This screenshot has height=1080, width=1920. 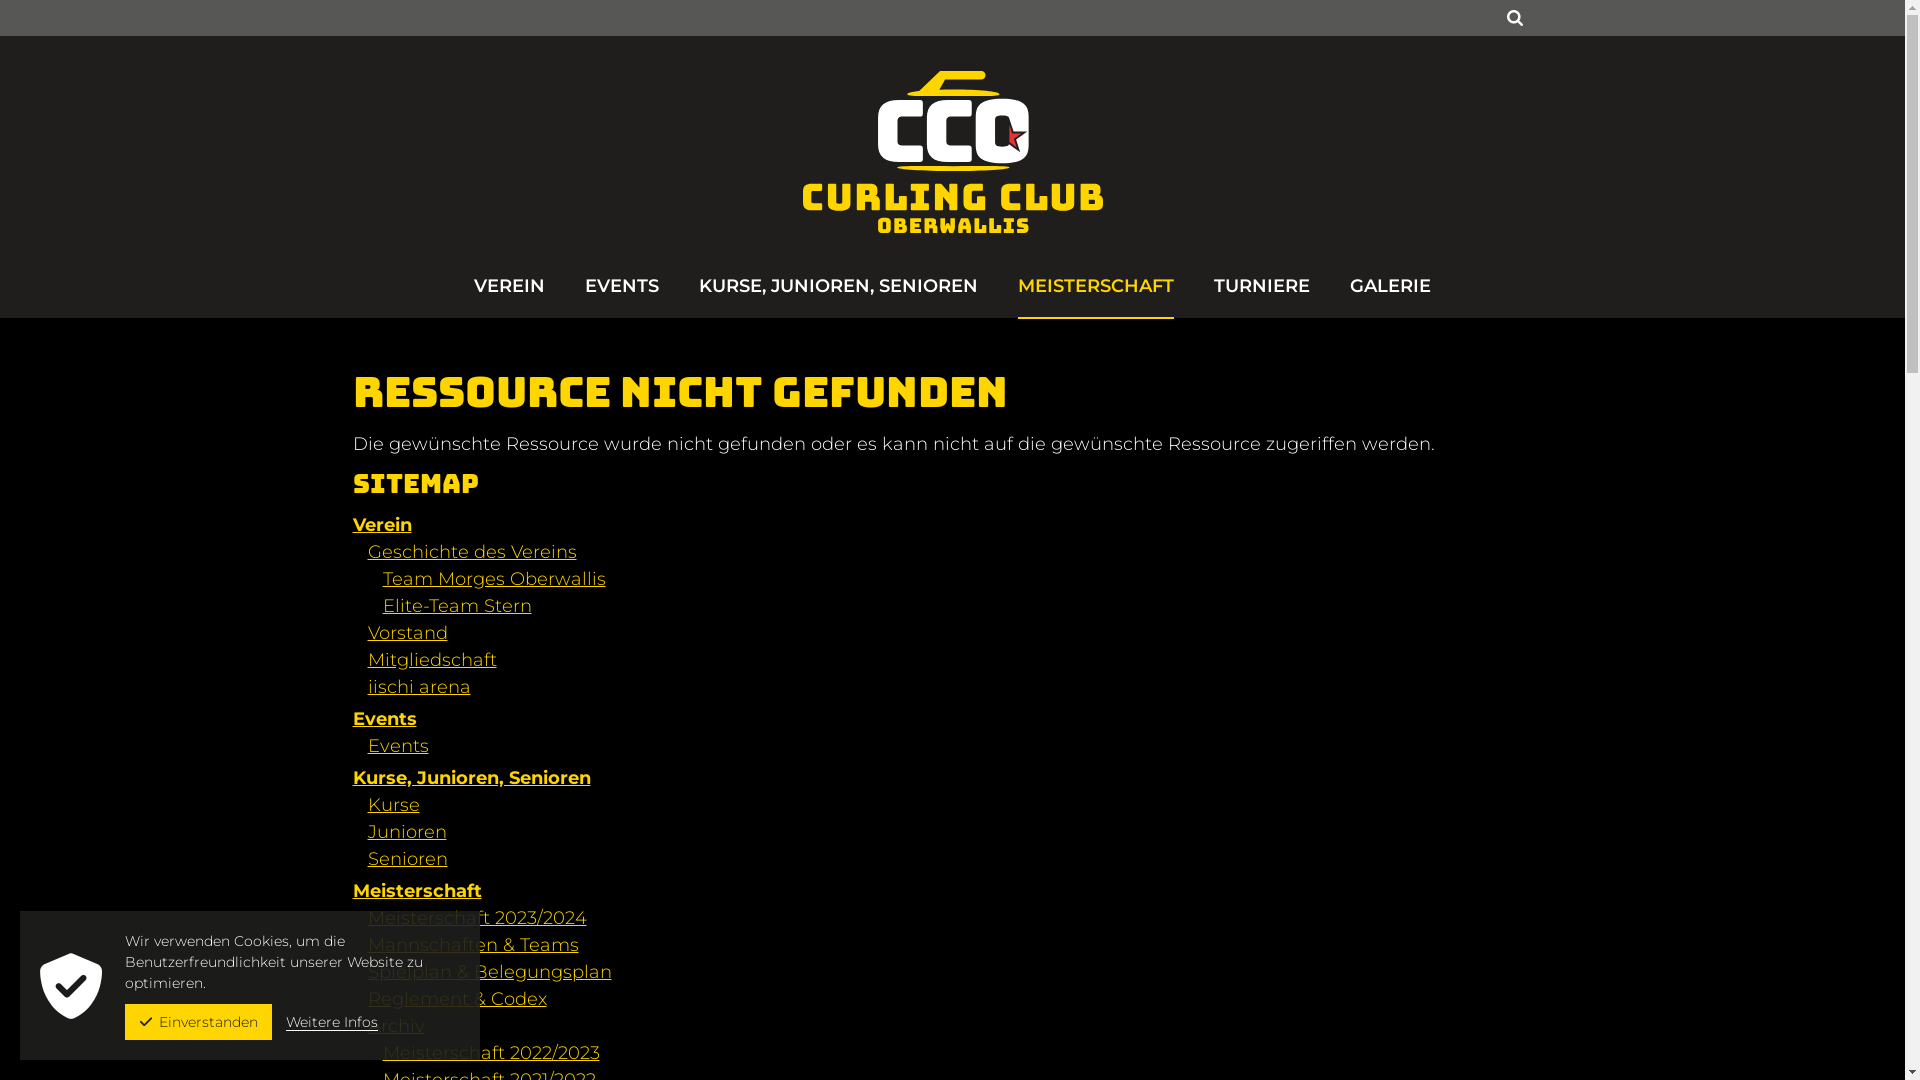 I want to click on 'Events', so click(x=368, y=745).